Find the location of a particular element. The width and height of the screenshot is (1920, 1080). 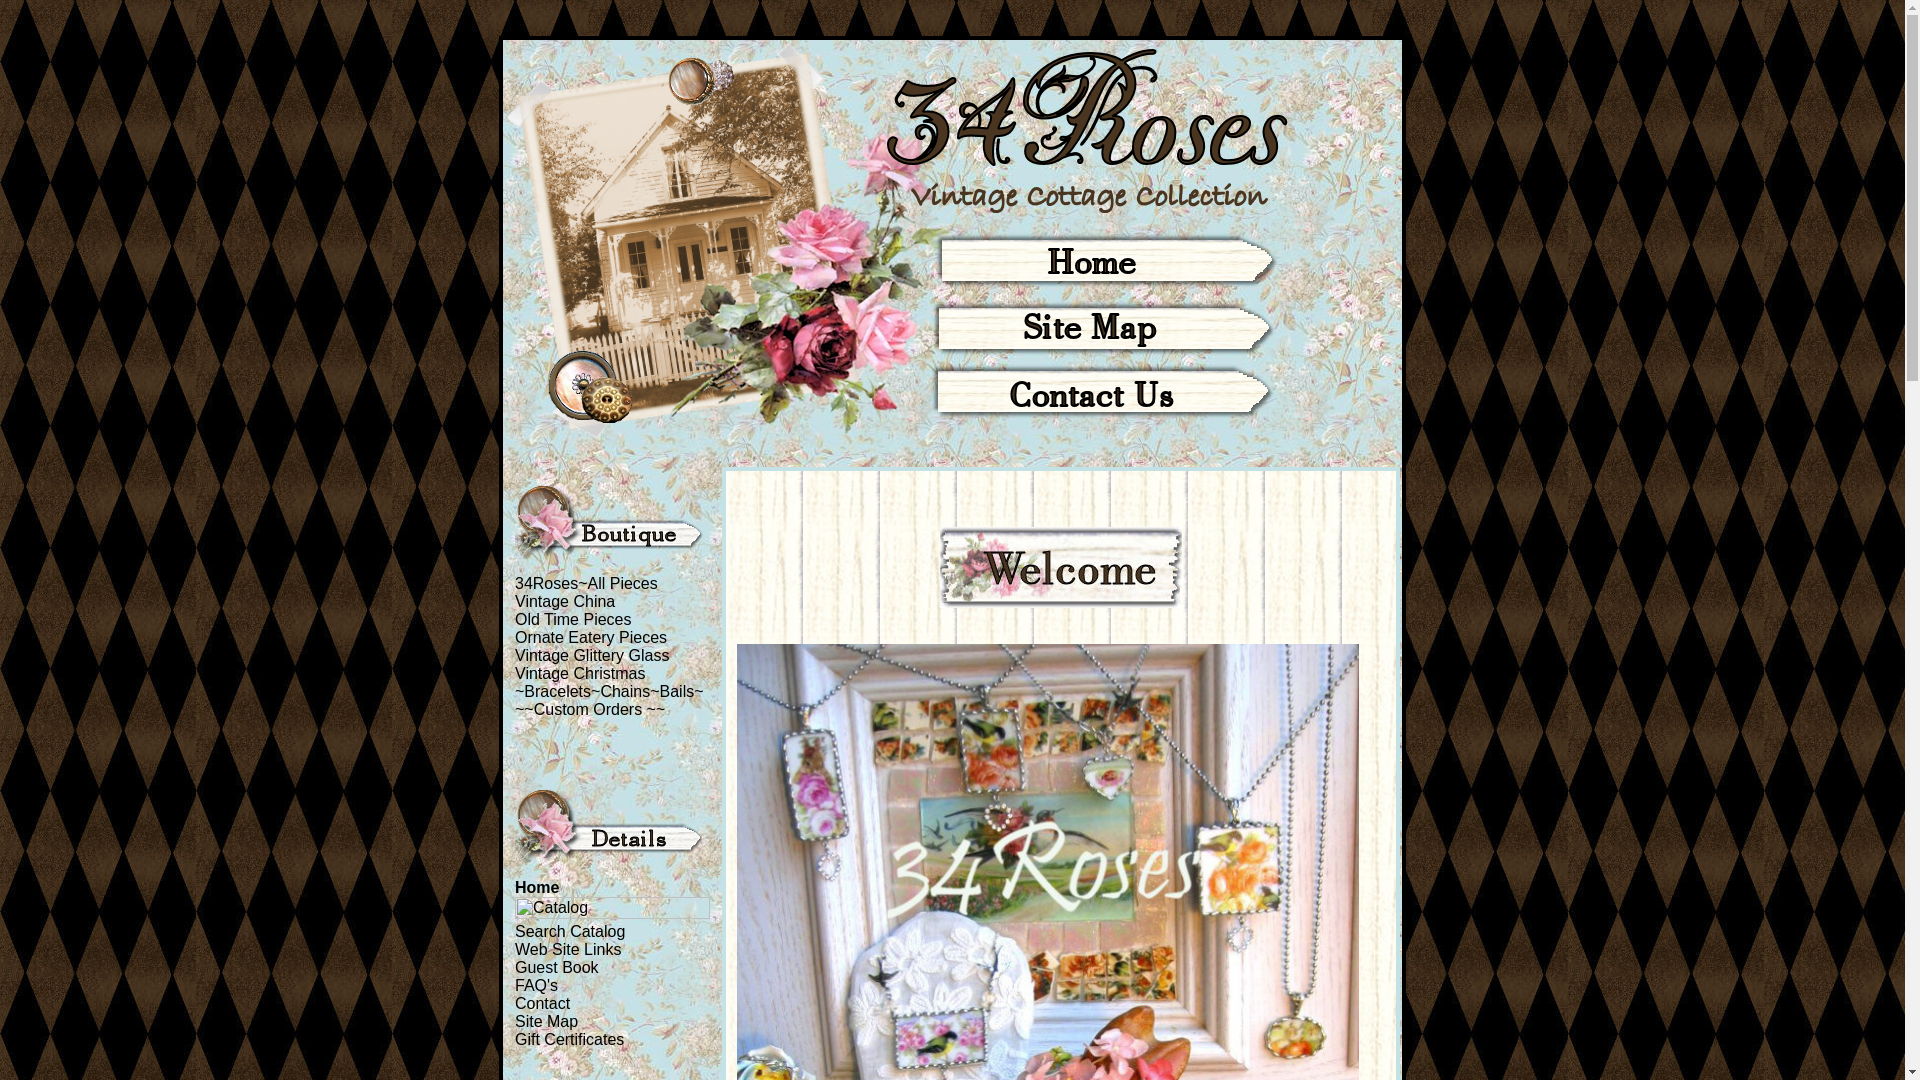

'Site Map' is located at coordinates (546, 1021).